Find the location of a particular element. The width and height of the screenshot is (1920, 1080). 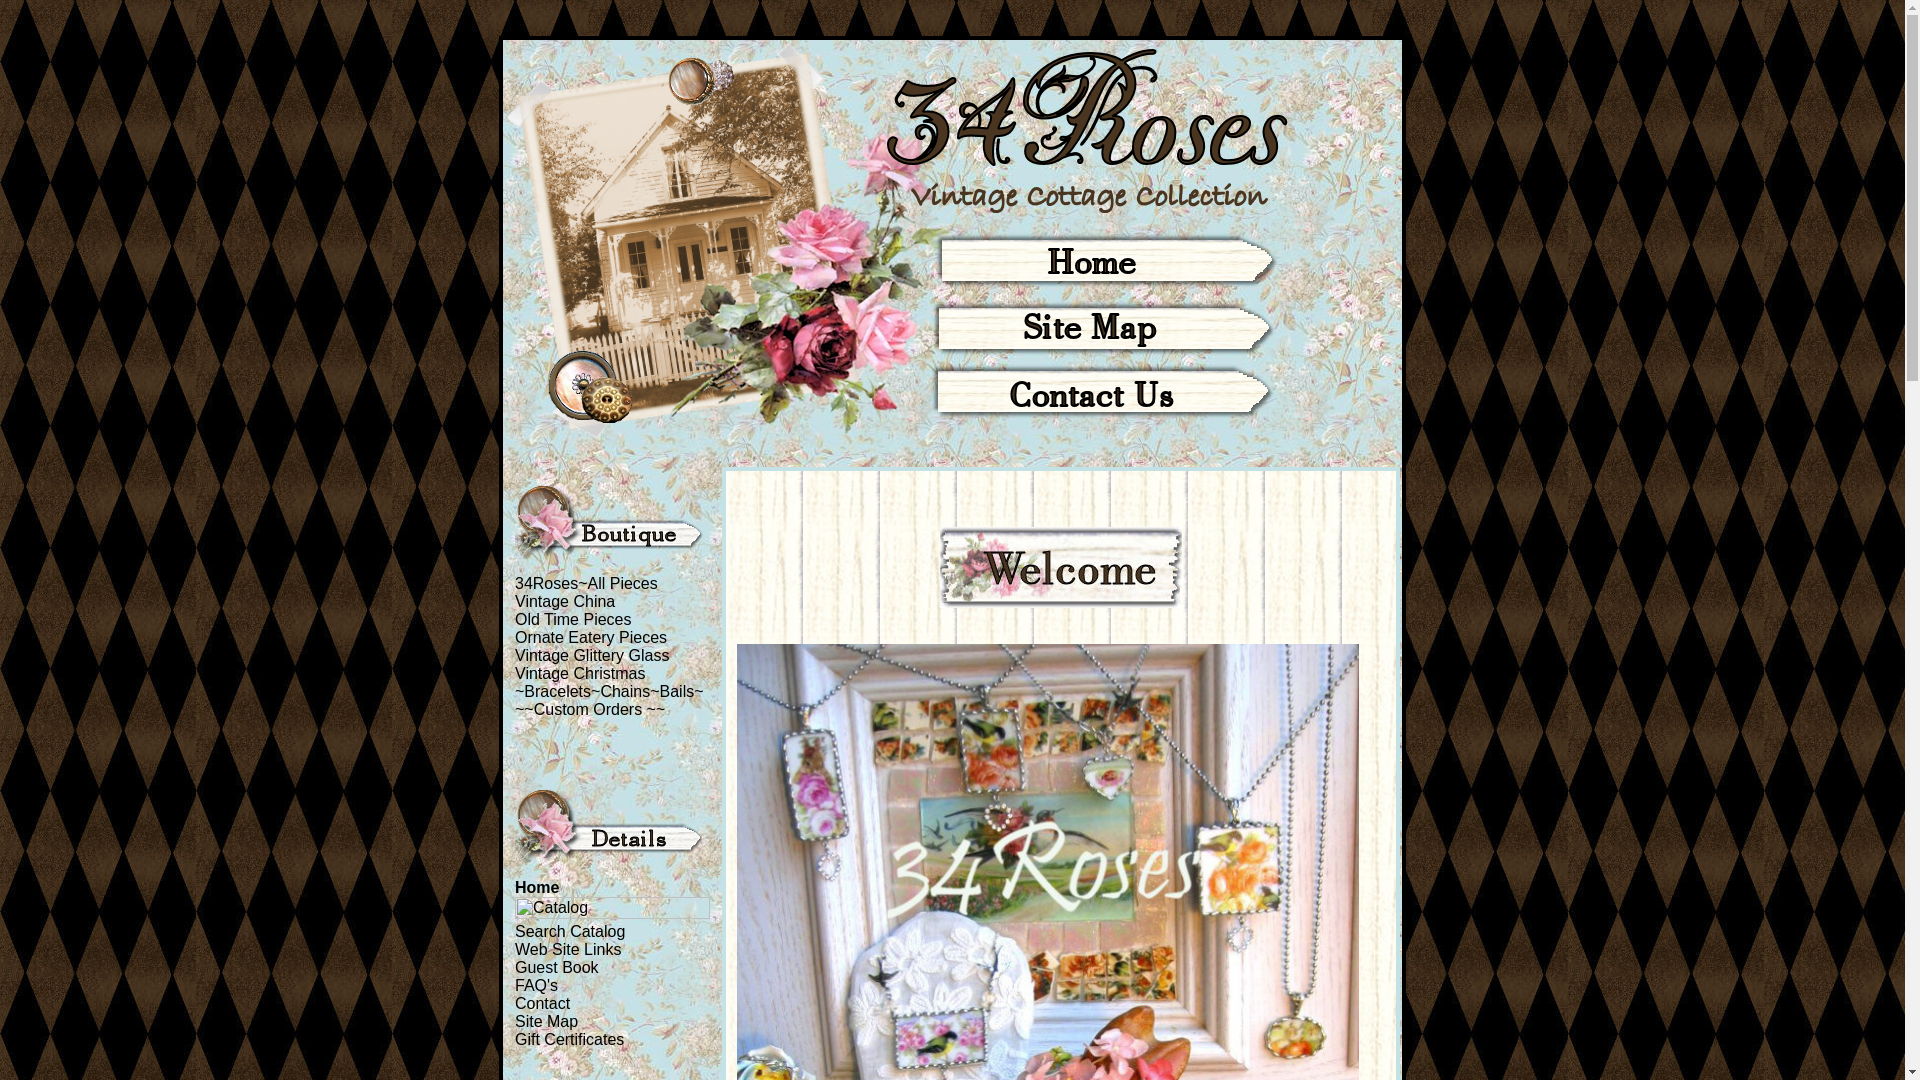

'Site Map' is located at coordinates (546, 1021).